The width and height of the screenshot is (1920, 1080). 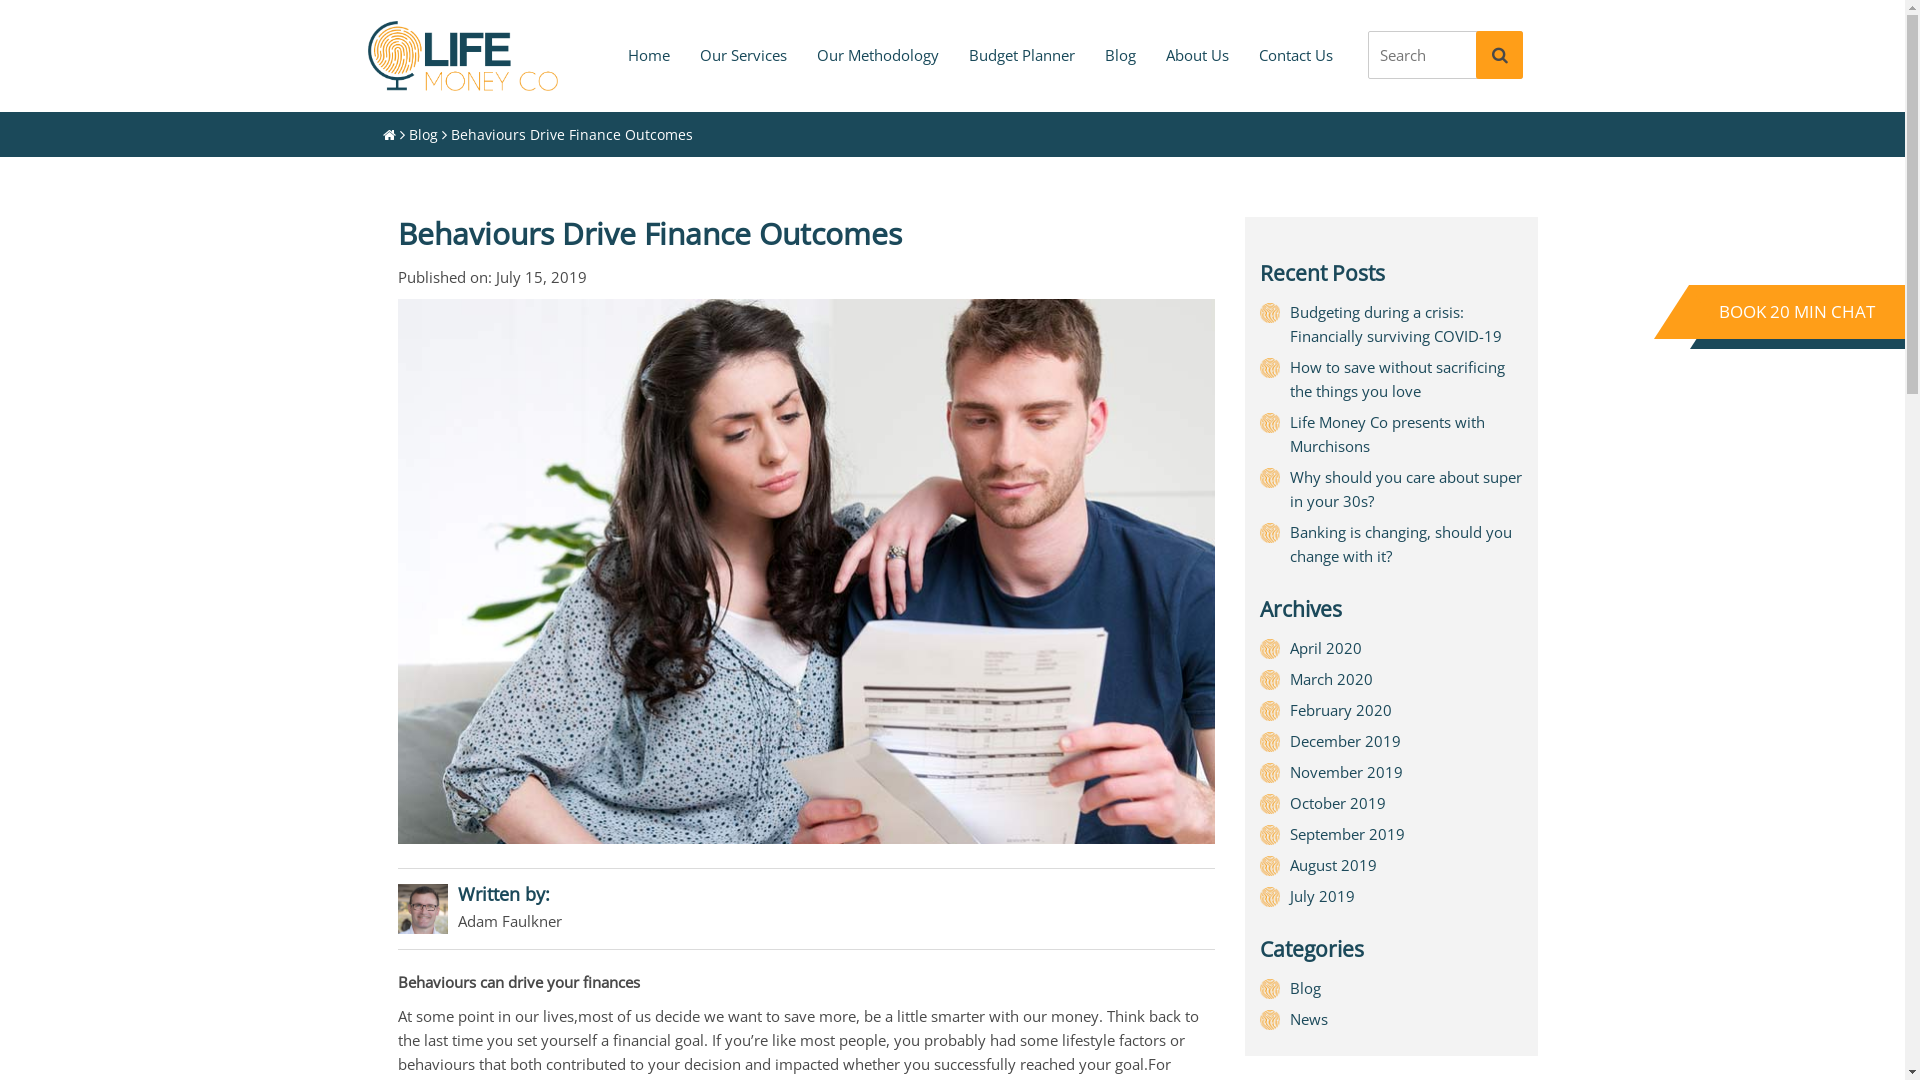 I want to click on 'July 2019', so click(x=1322, y=894).